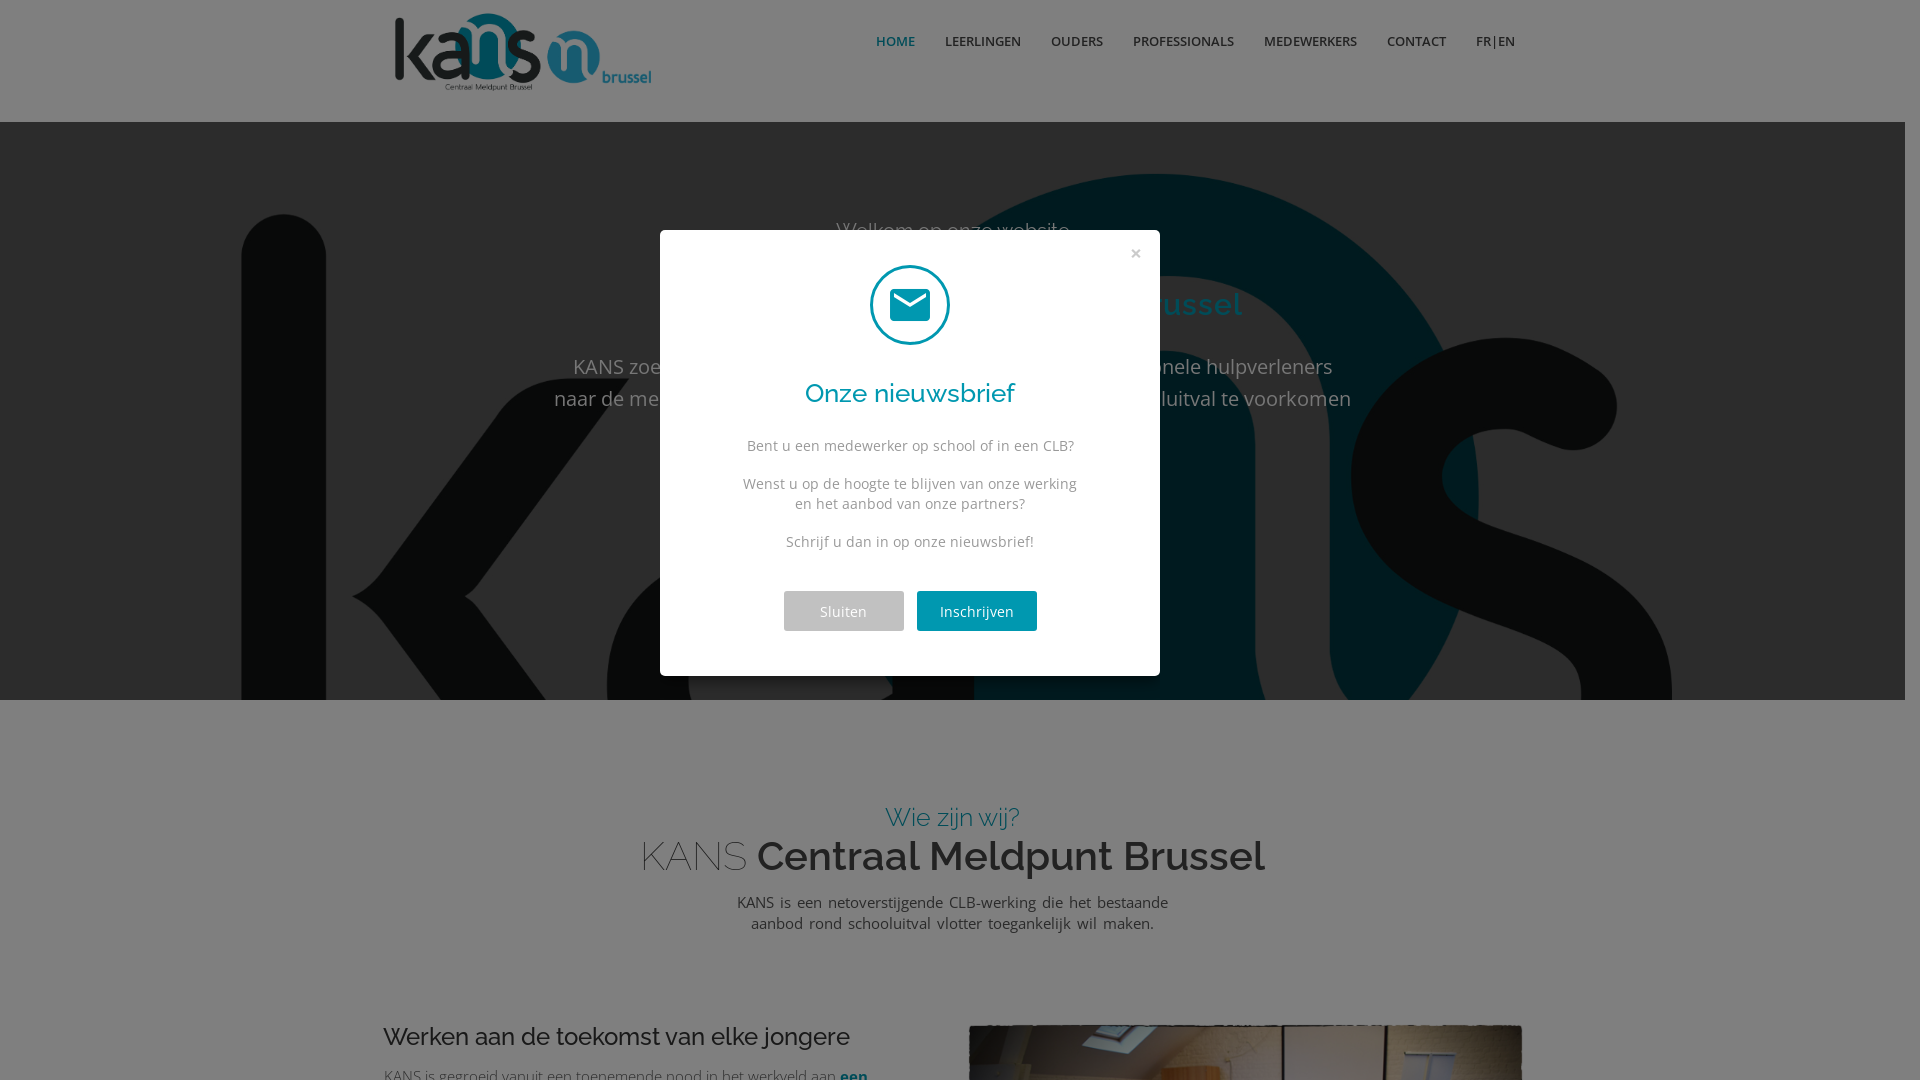 The height and width of the screenshot is (1080, 1920). I want to click on 'OUDERS', so click(1075, 41).